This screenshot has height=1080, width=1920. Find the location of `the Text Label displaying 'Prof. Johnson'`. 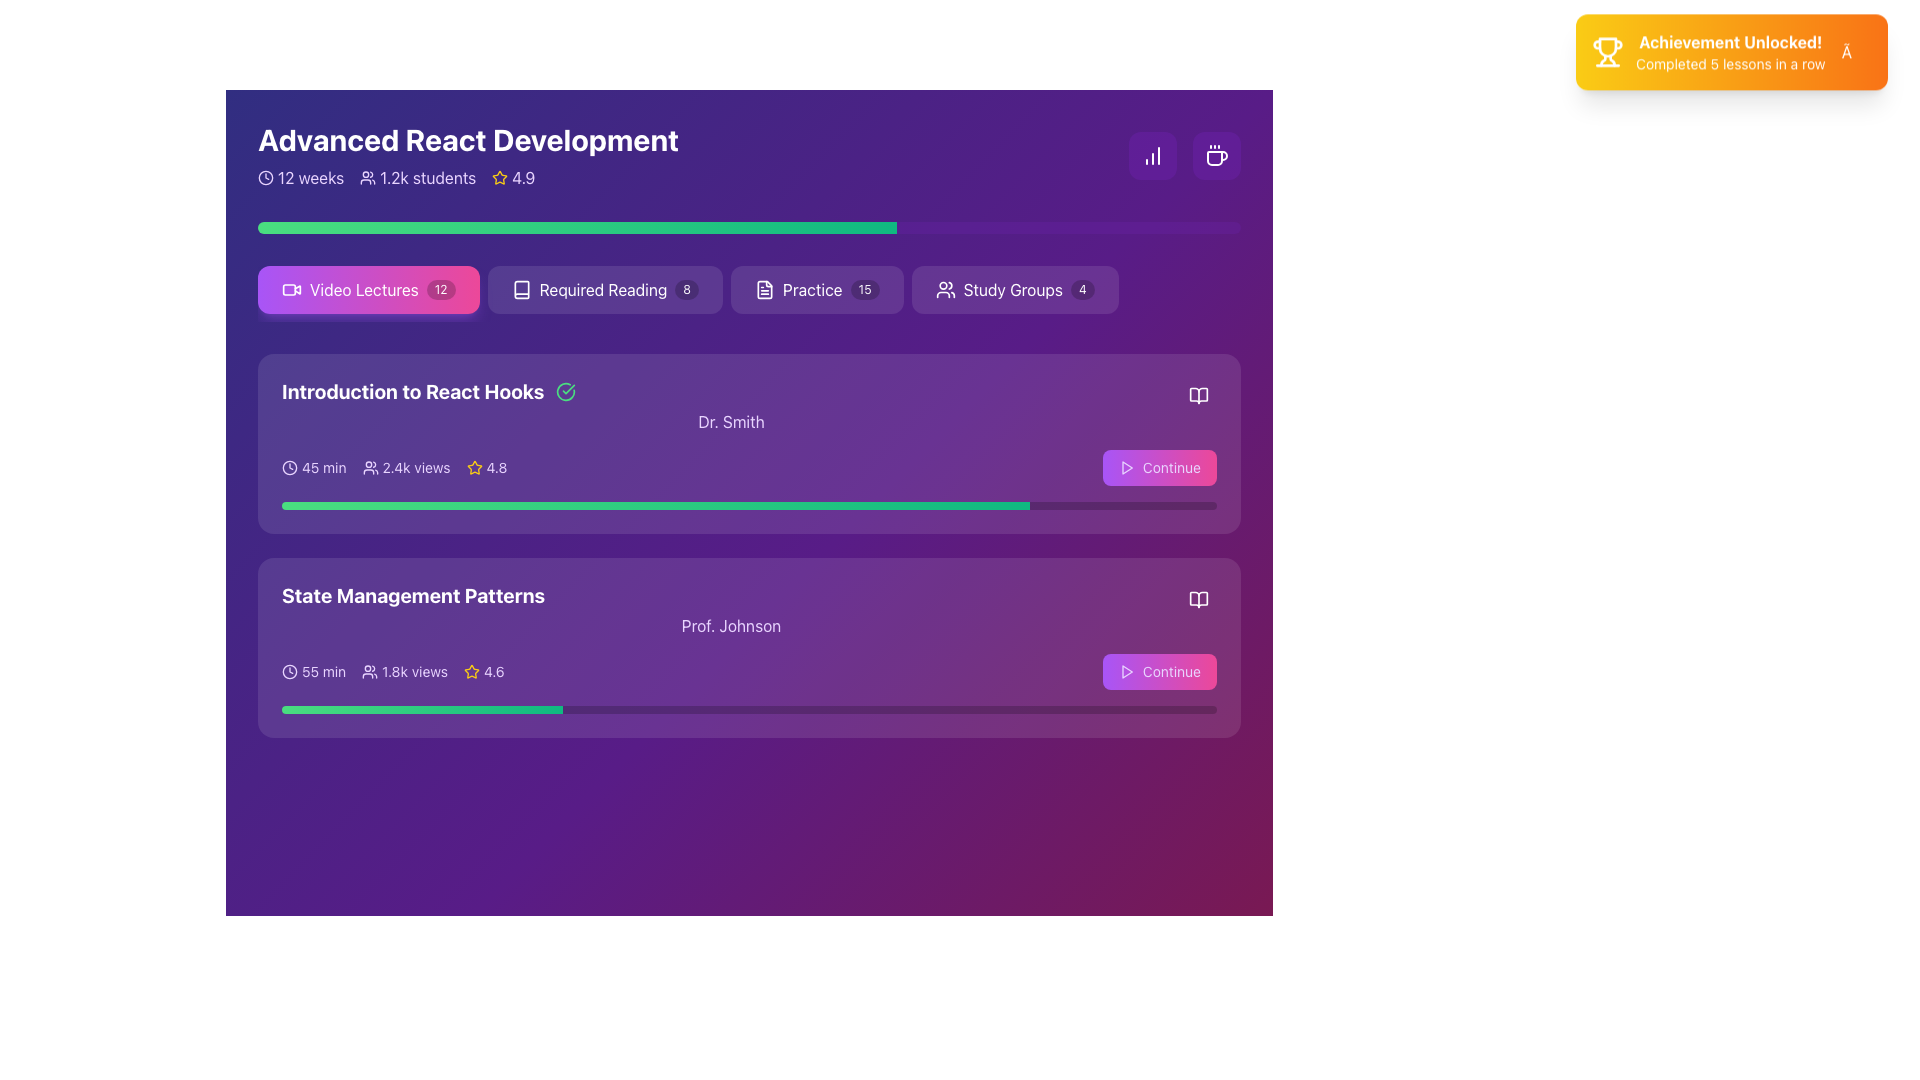

the Text Label displaying 'Prof. Johnson' is located at coordinates (730, 624).